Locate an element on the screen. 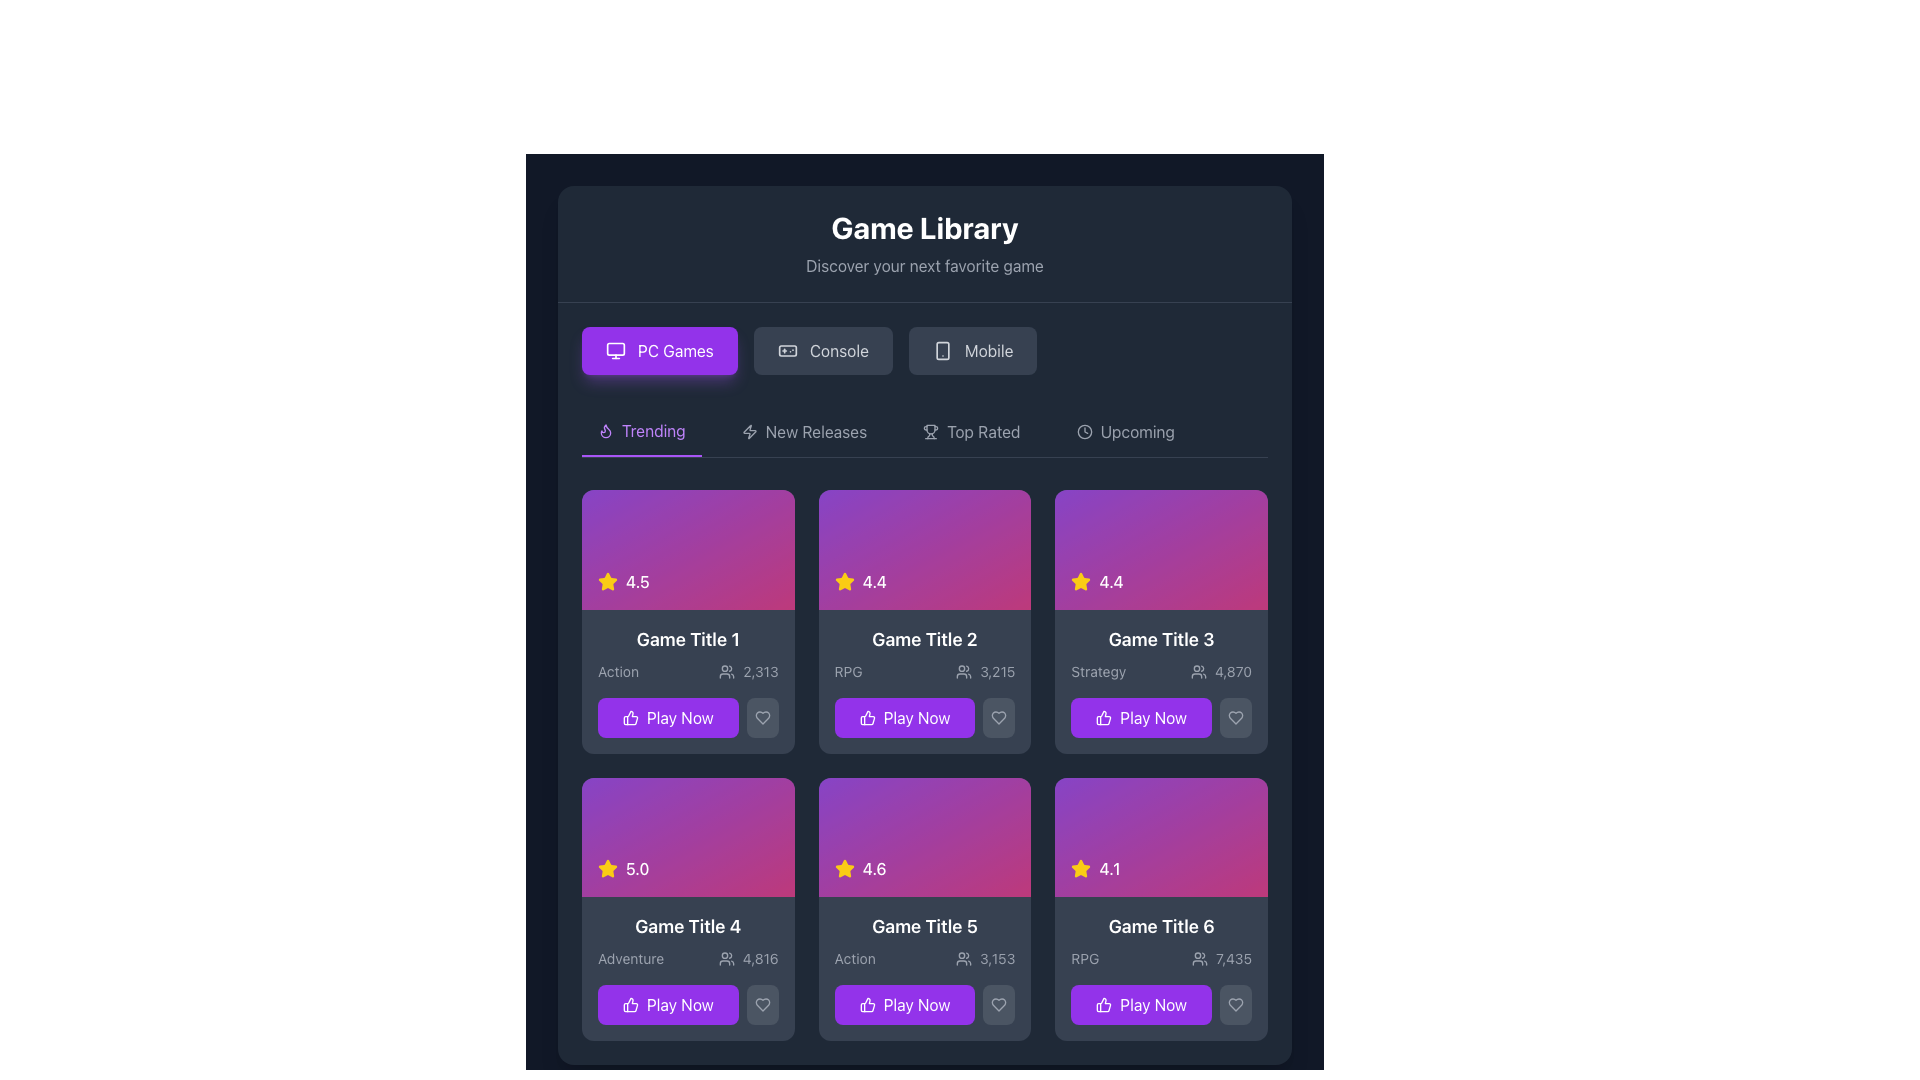  the static text element displaying the game title located in the second card of the first row under the 'Trending' section of the 'Game Library' interface is located at coordinates (924, 639).